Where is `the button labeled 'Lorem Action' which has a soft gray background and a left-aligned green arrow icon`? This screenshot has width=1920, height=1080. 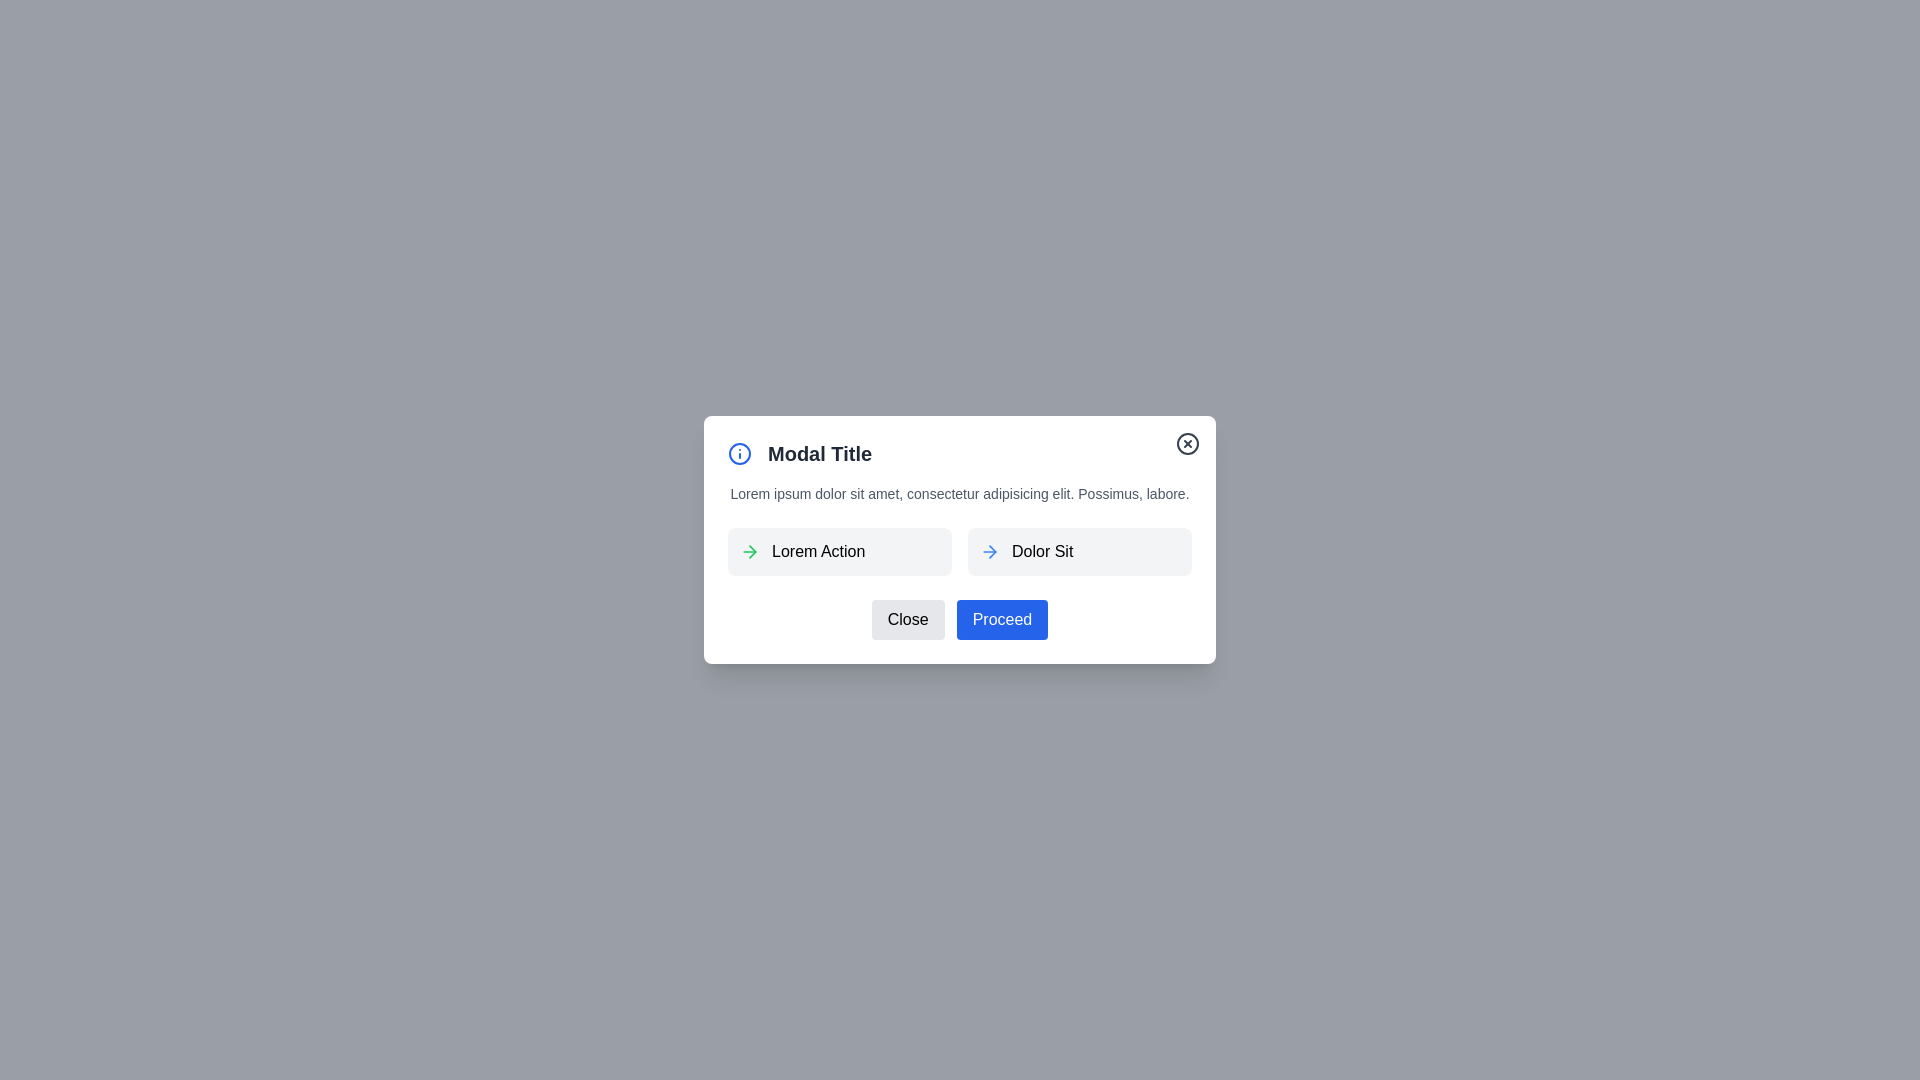 the button labeled 'Lorem Action' which has a soft gray background and a left-aligned green arrow icon is located at coordinates (840, 551).